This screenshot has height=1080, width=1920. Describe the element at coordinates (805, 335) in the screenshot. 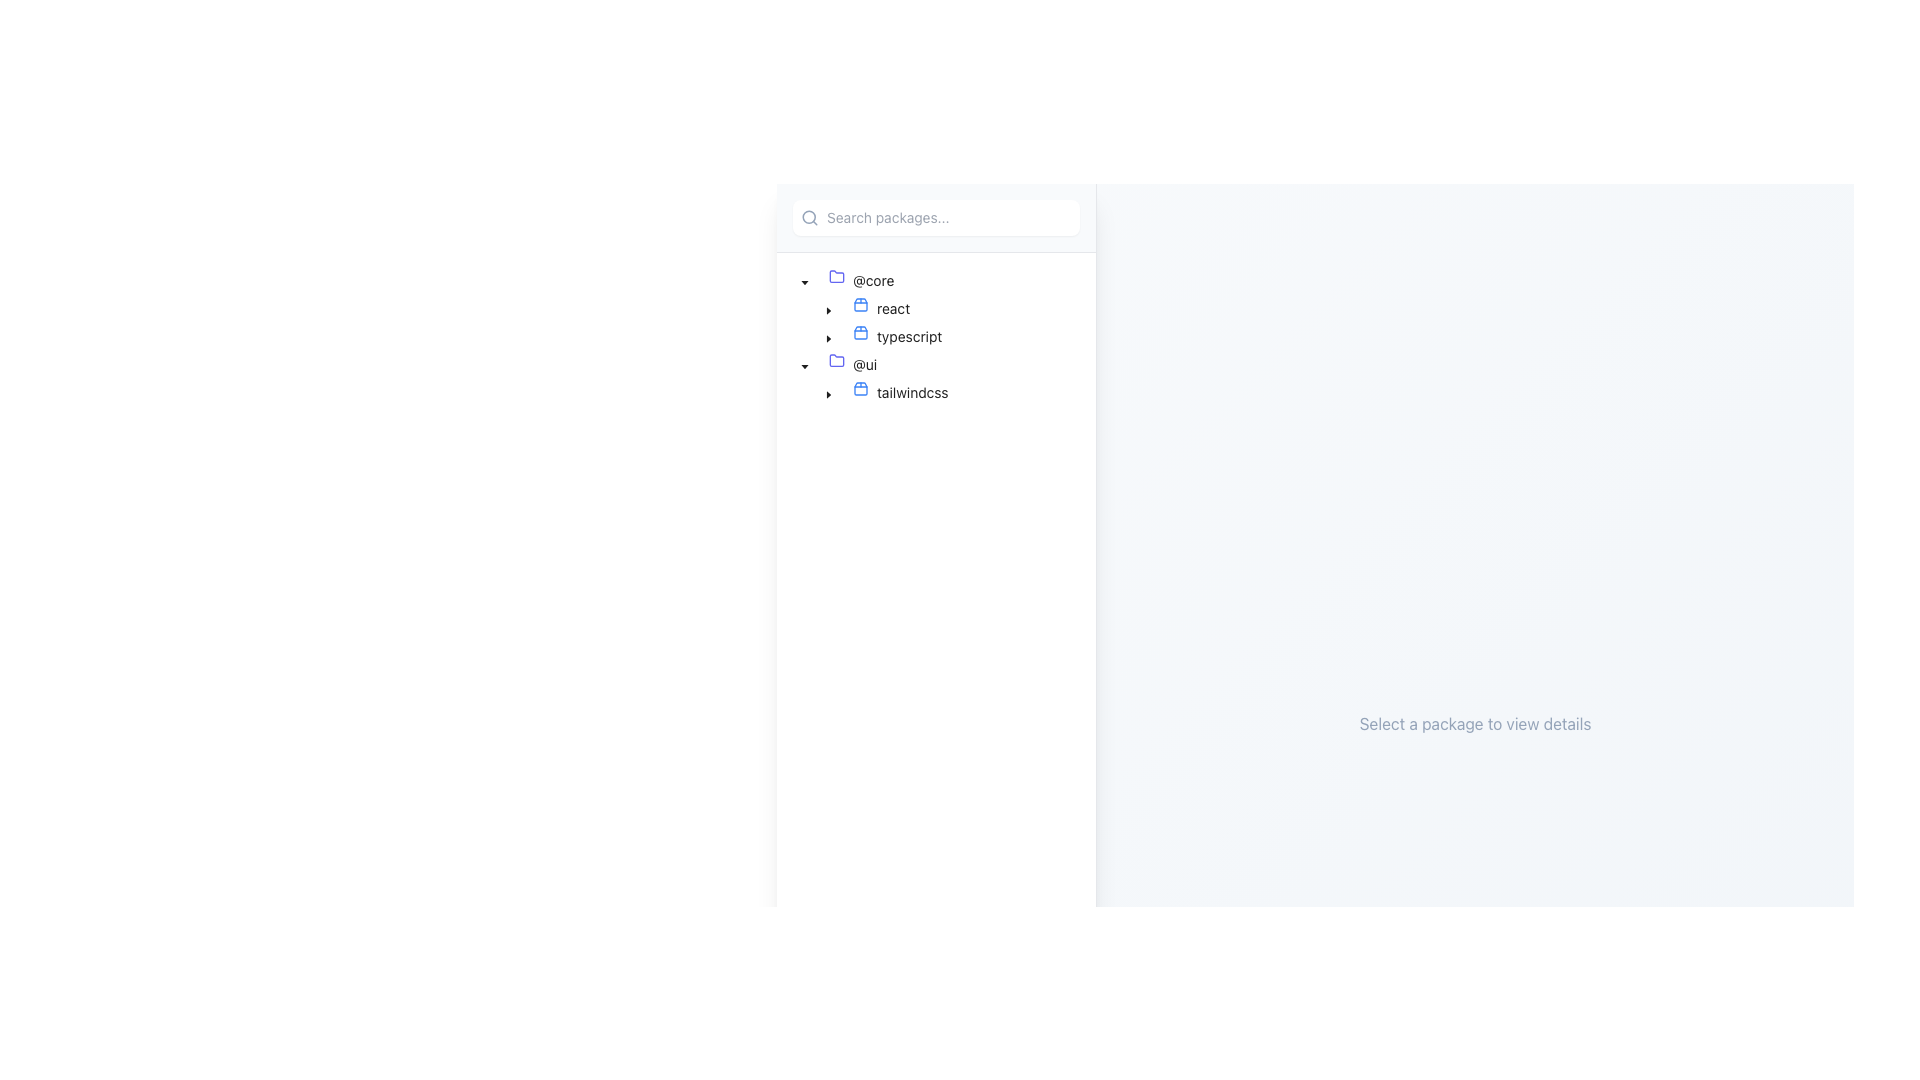

I see `the first visible Visual Spacer (Indentation Marker) in the tree view structure for the leaf item titled 'typescript'` at that location.